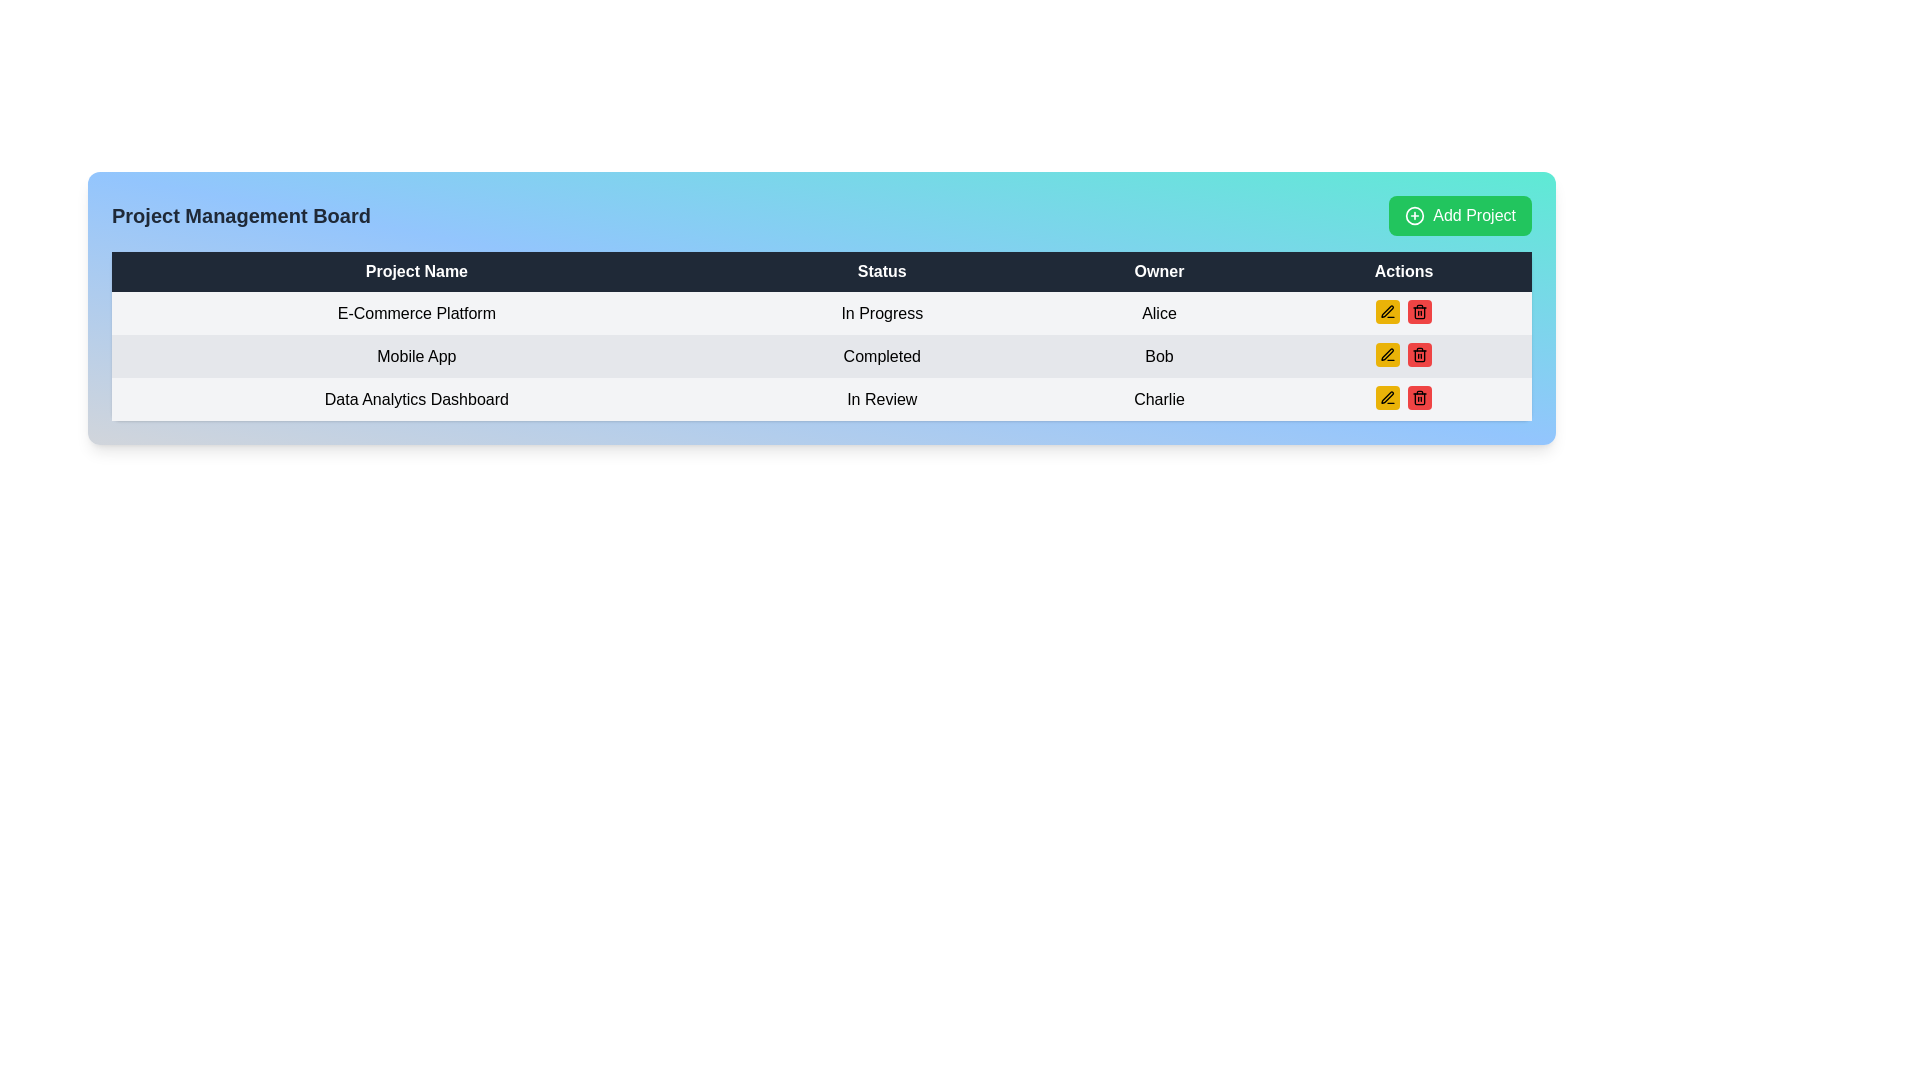 The image size is (1920, 1080). I want to click on the red trash can button located in the rightmost column under 'Actions' for the entry corresponding to 'Charlie' in the 'Owner' column, so click(1403, 399).